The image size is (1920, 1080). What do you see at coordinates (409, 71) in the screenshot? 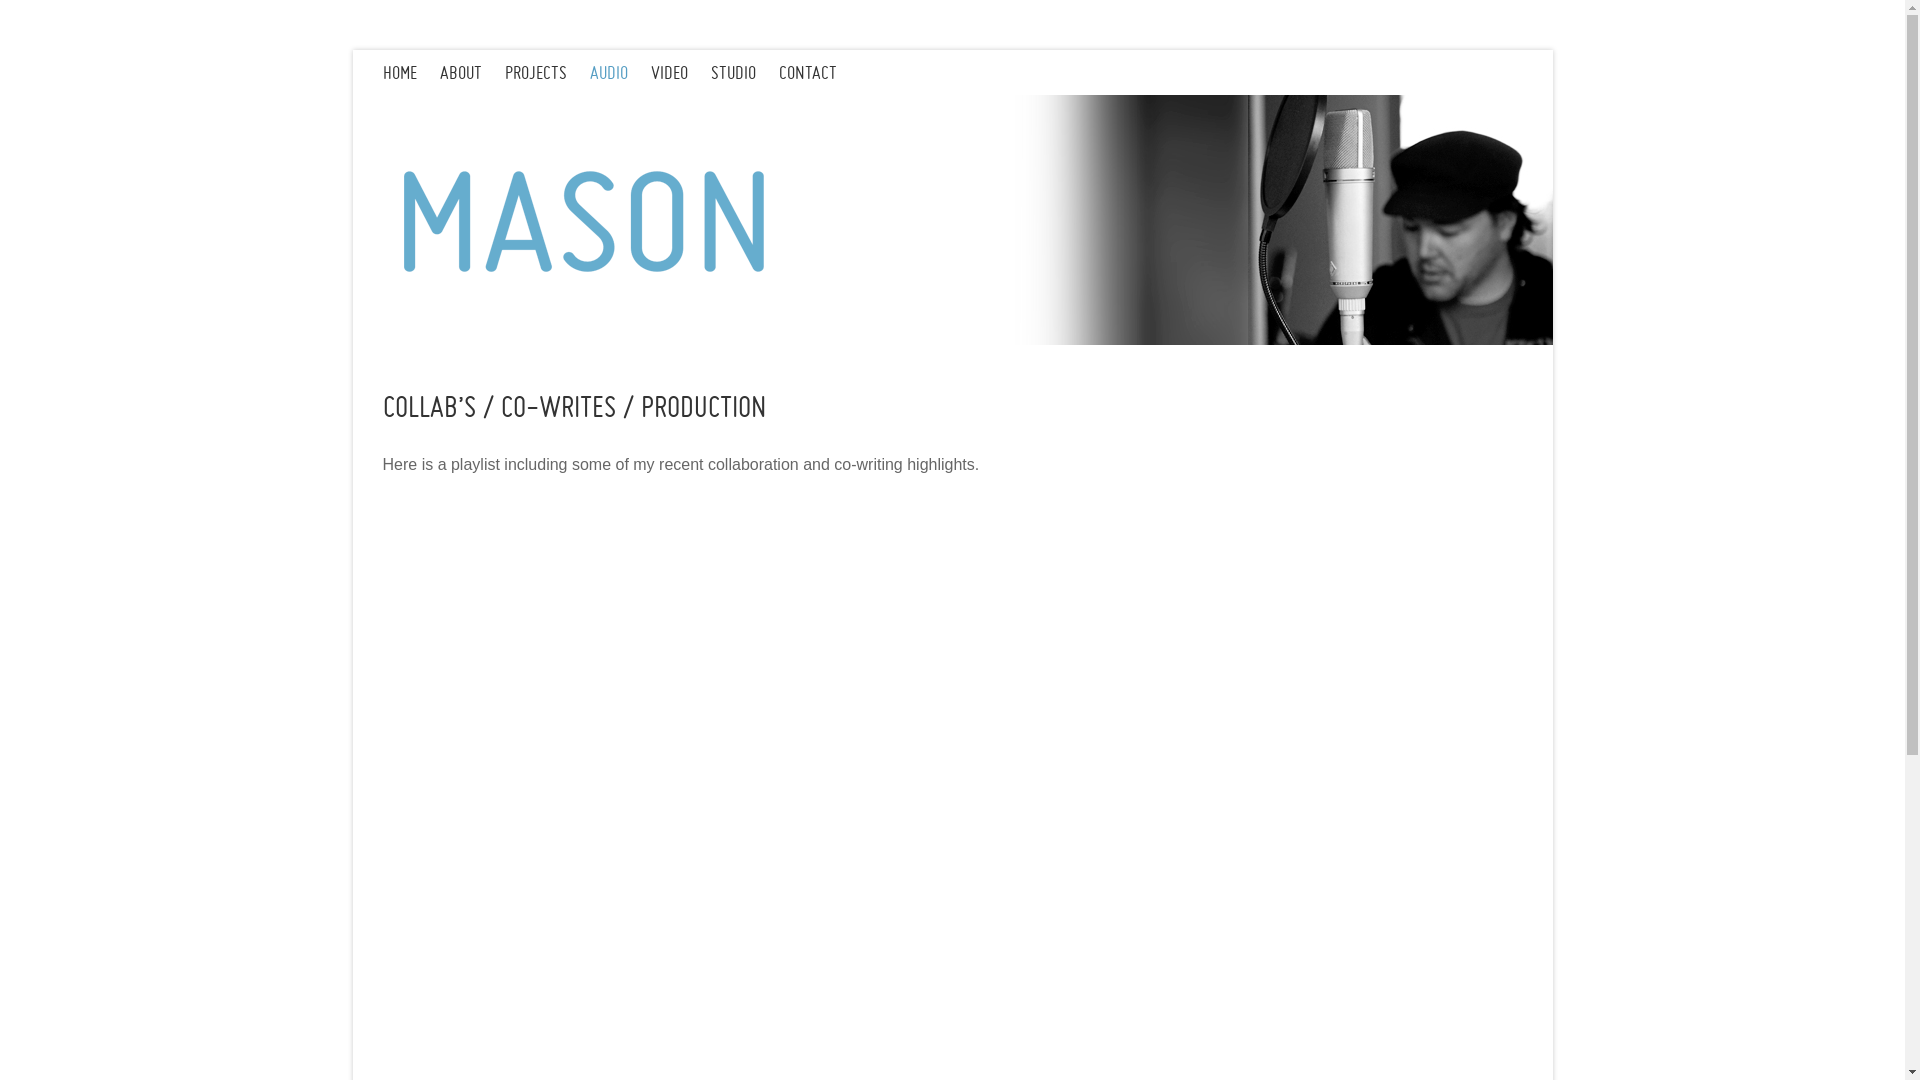
I see `'HOME'` at bounding box center [409, 71].